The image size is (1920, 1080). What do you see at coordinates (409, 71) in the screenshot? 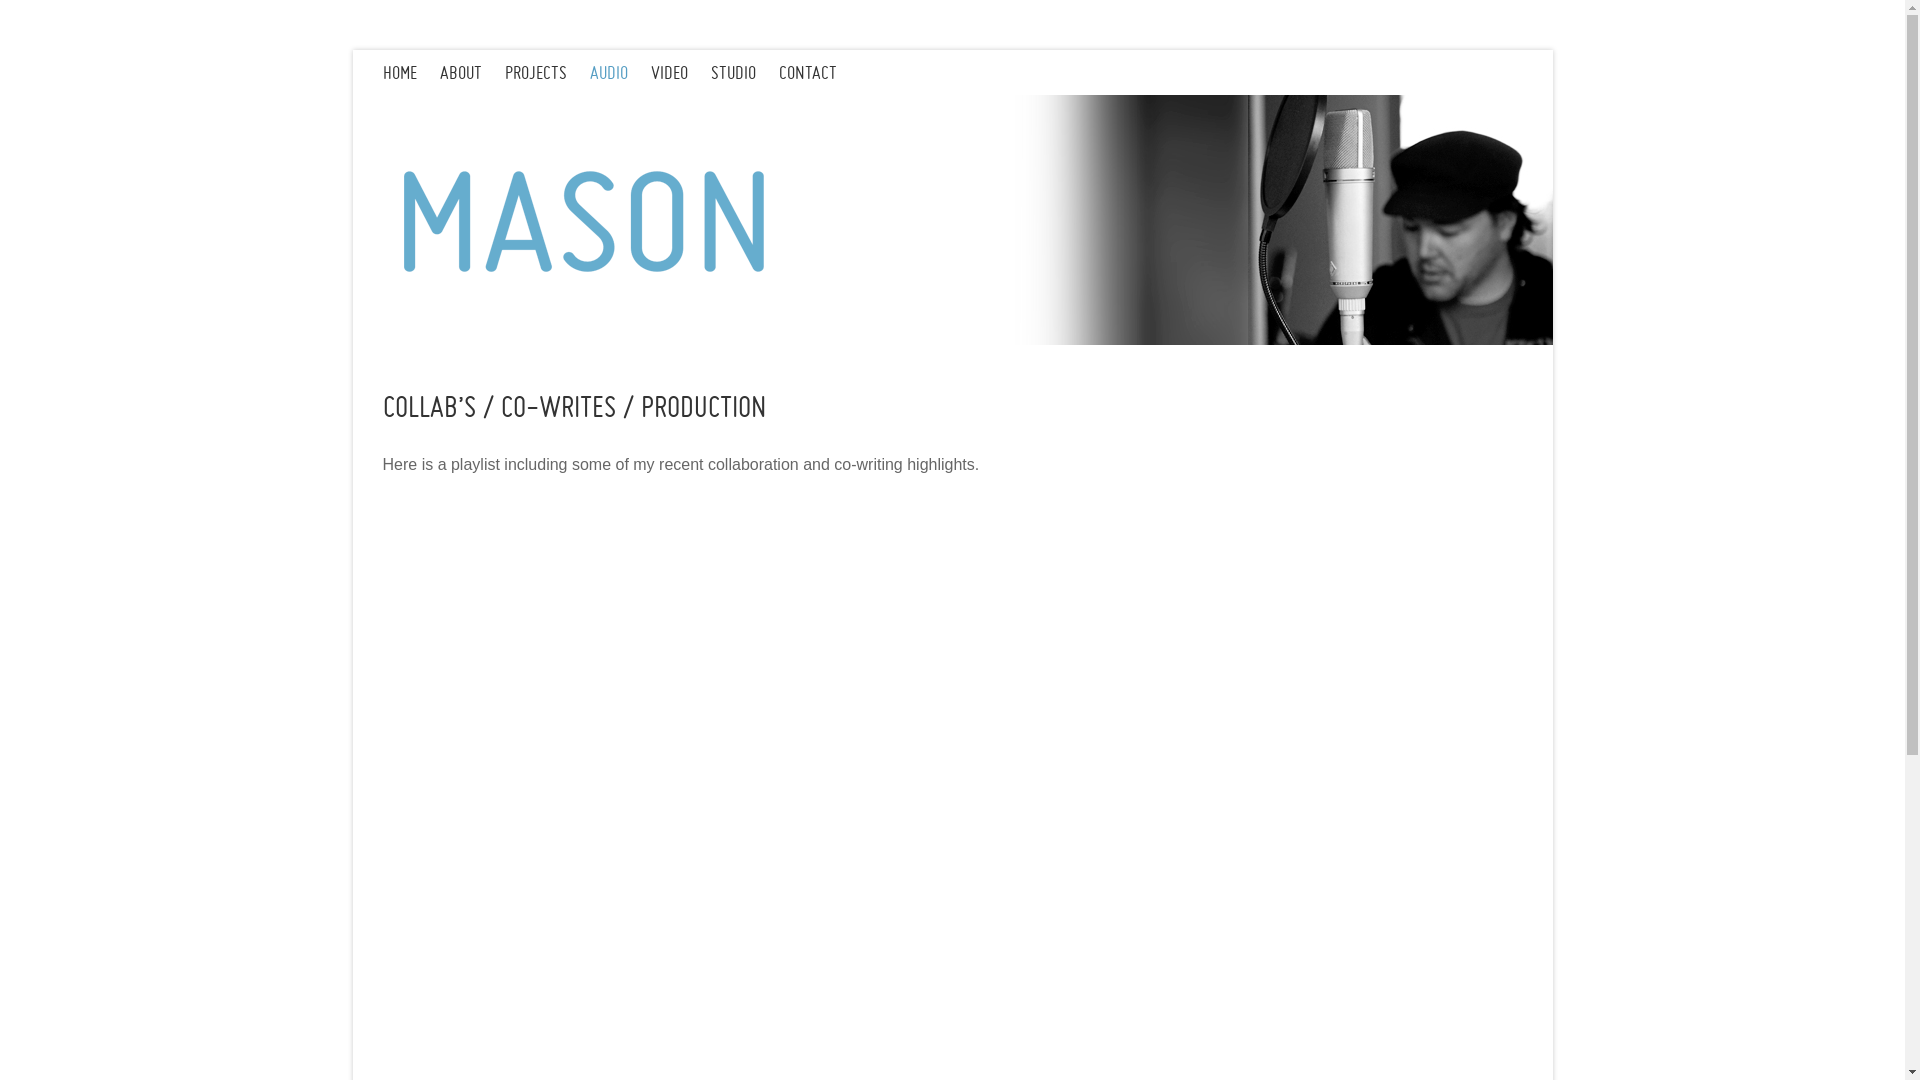
I see `'HOME'` at bounding box center [409, 71].